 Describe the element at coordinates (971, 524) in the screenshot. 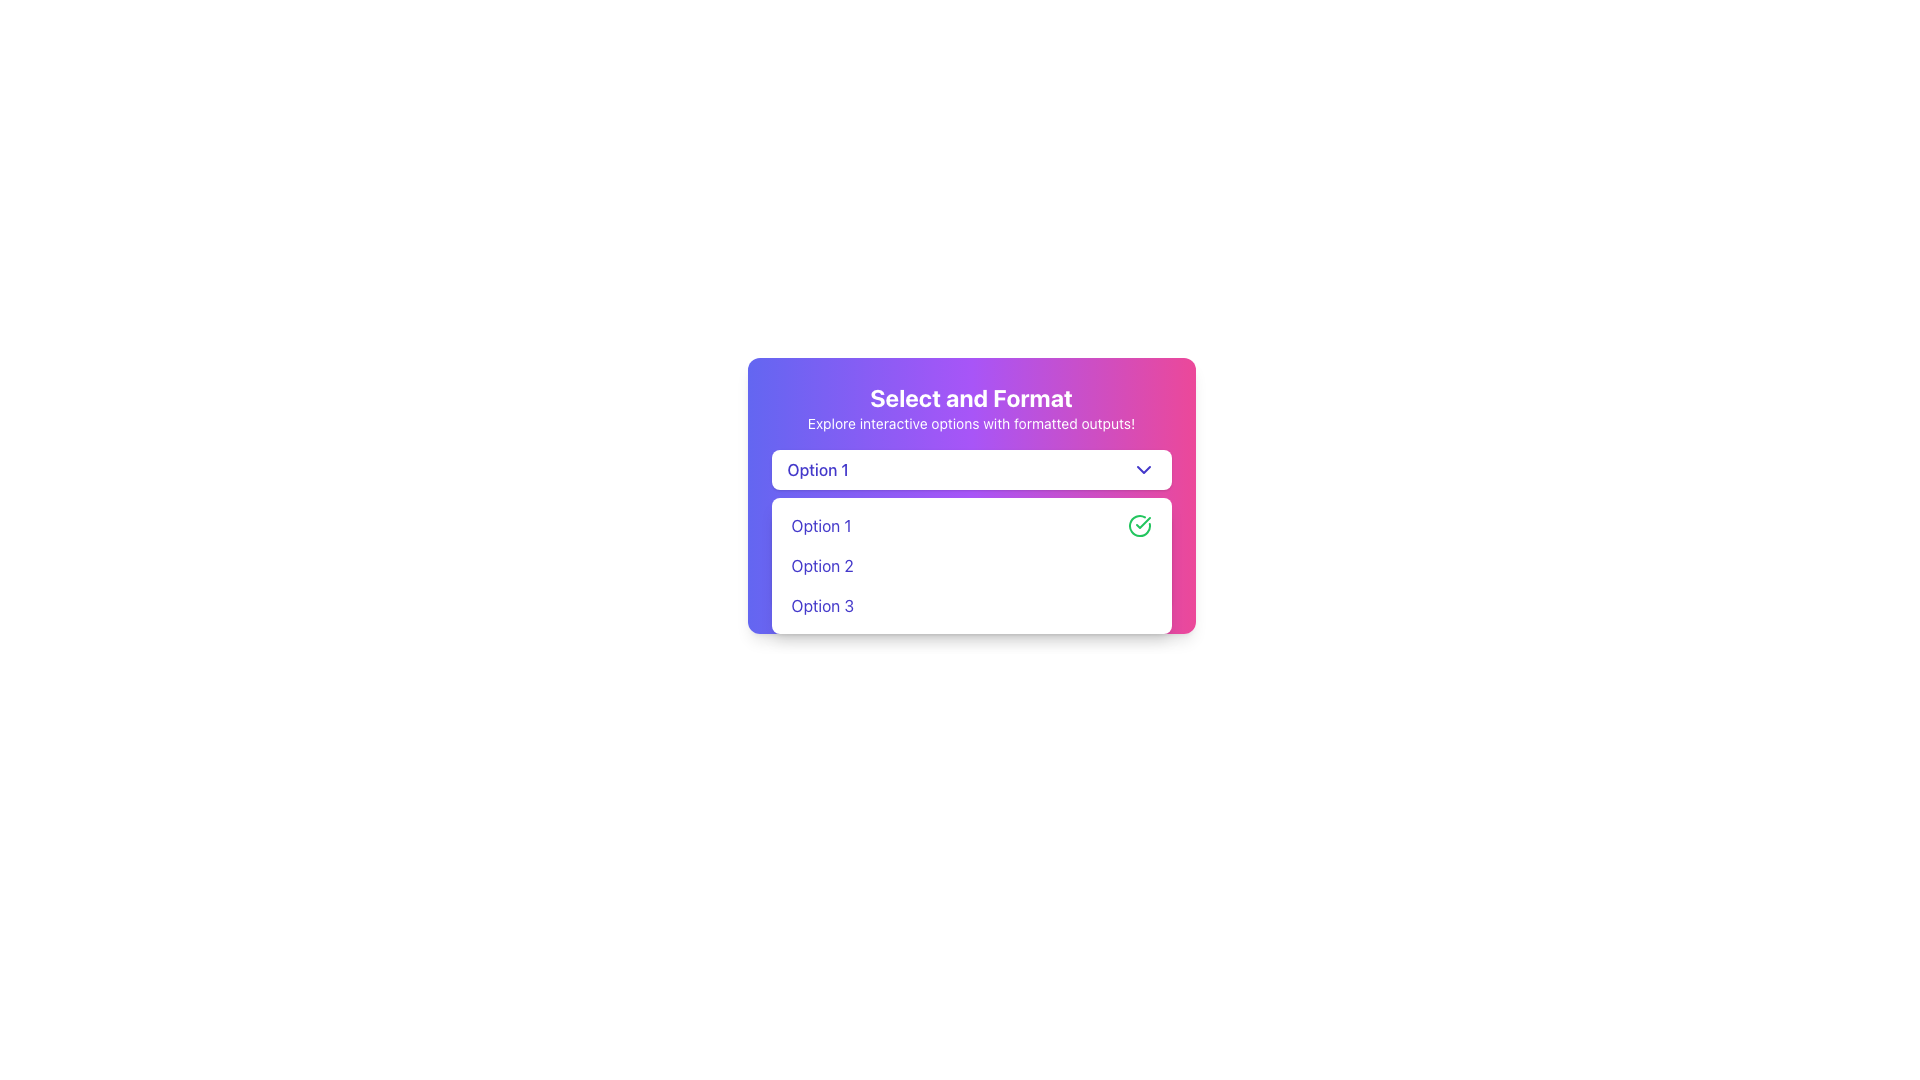

I see `the selectable list item labeled 'Option 1' in the dropdown menu` at that location.